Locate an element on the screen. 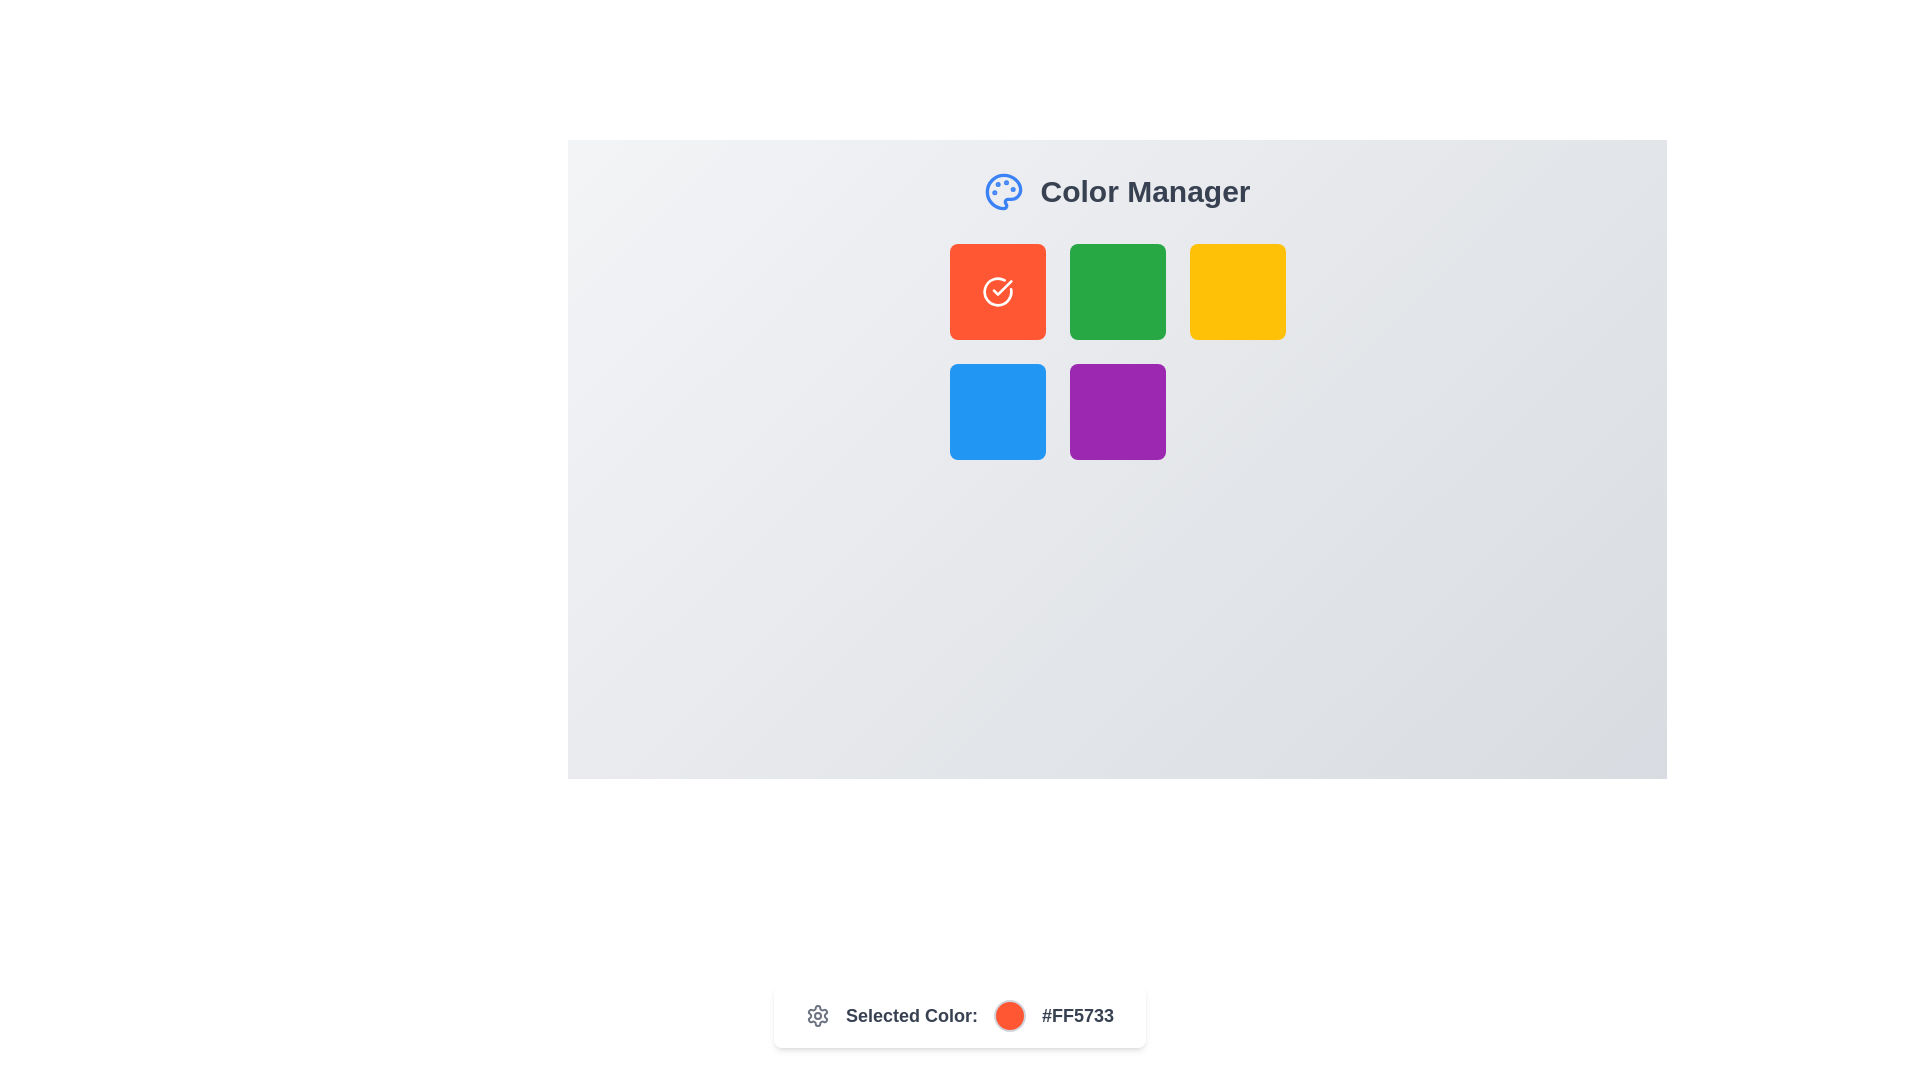 The width and height of the screenshot is (1920, 1080). the gear outline of the settings icon represented as a vector graphic within the SVG element, located near the top-right corner of the interface is located at coordinates (817, 1015).